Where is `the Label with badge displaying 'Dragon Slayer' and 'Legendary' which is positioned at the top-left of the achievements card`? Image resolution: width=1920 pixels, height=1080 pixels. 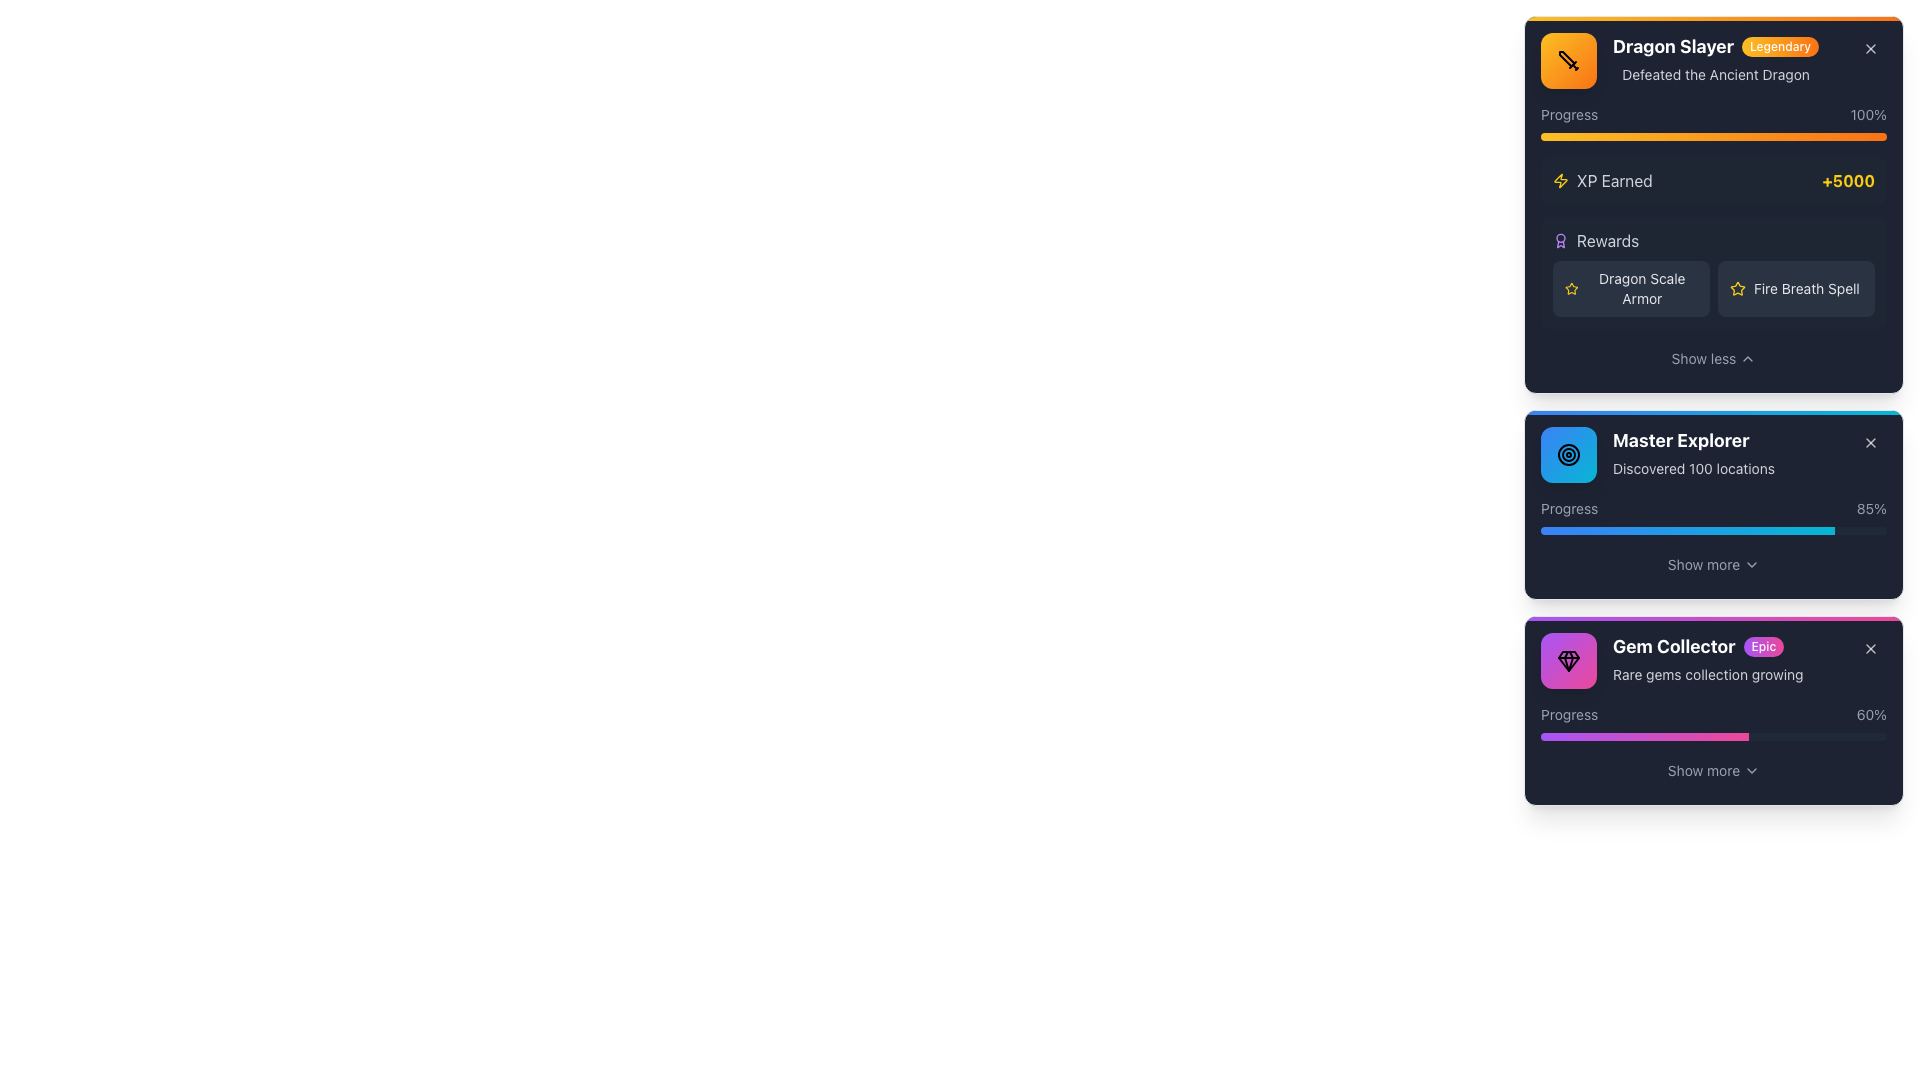
the Label with badge displaying 'Dragon Slayer' and 'Legendary' which is positioned at the top-left of the achievements card is located at coordinates (1715, 45).